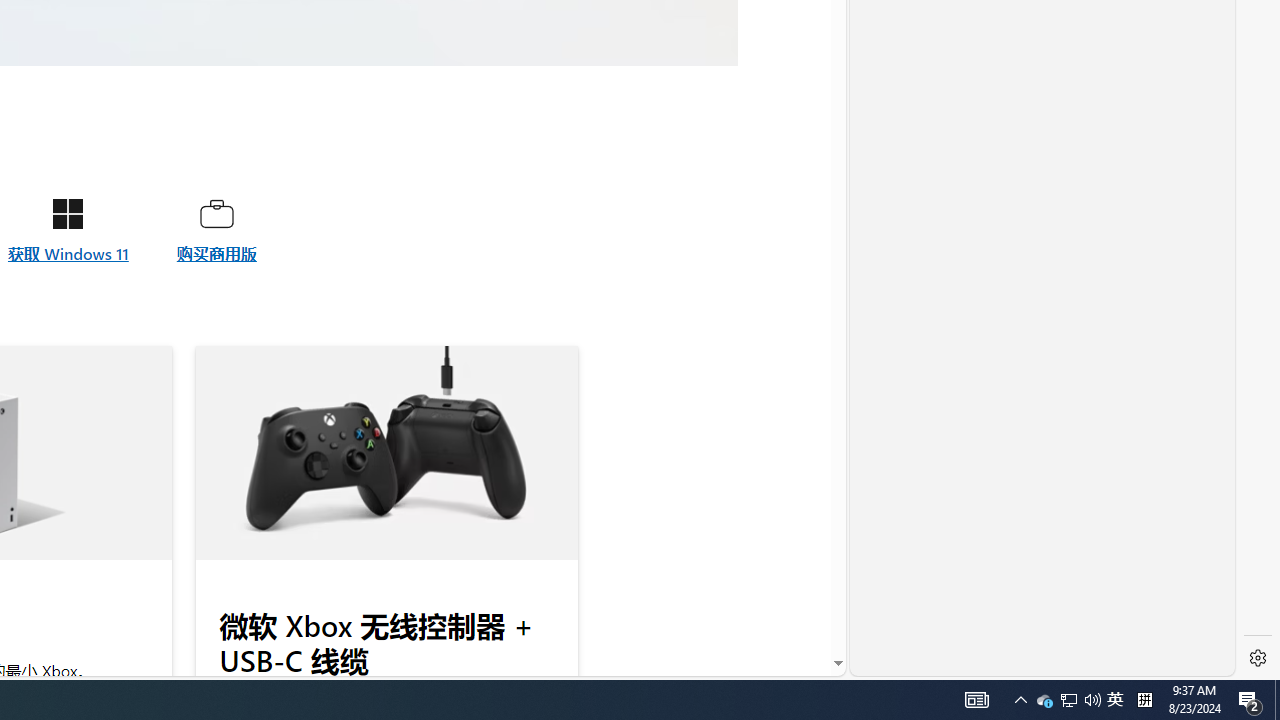  I want to click on 'A pair of Xbox Wireless Controllers with USB-C Cable.', so click(386, 453).